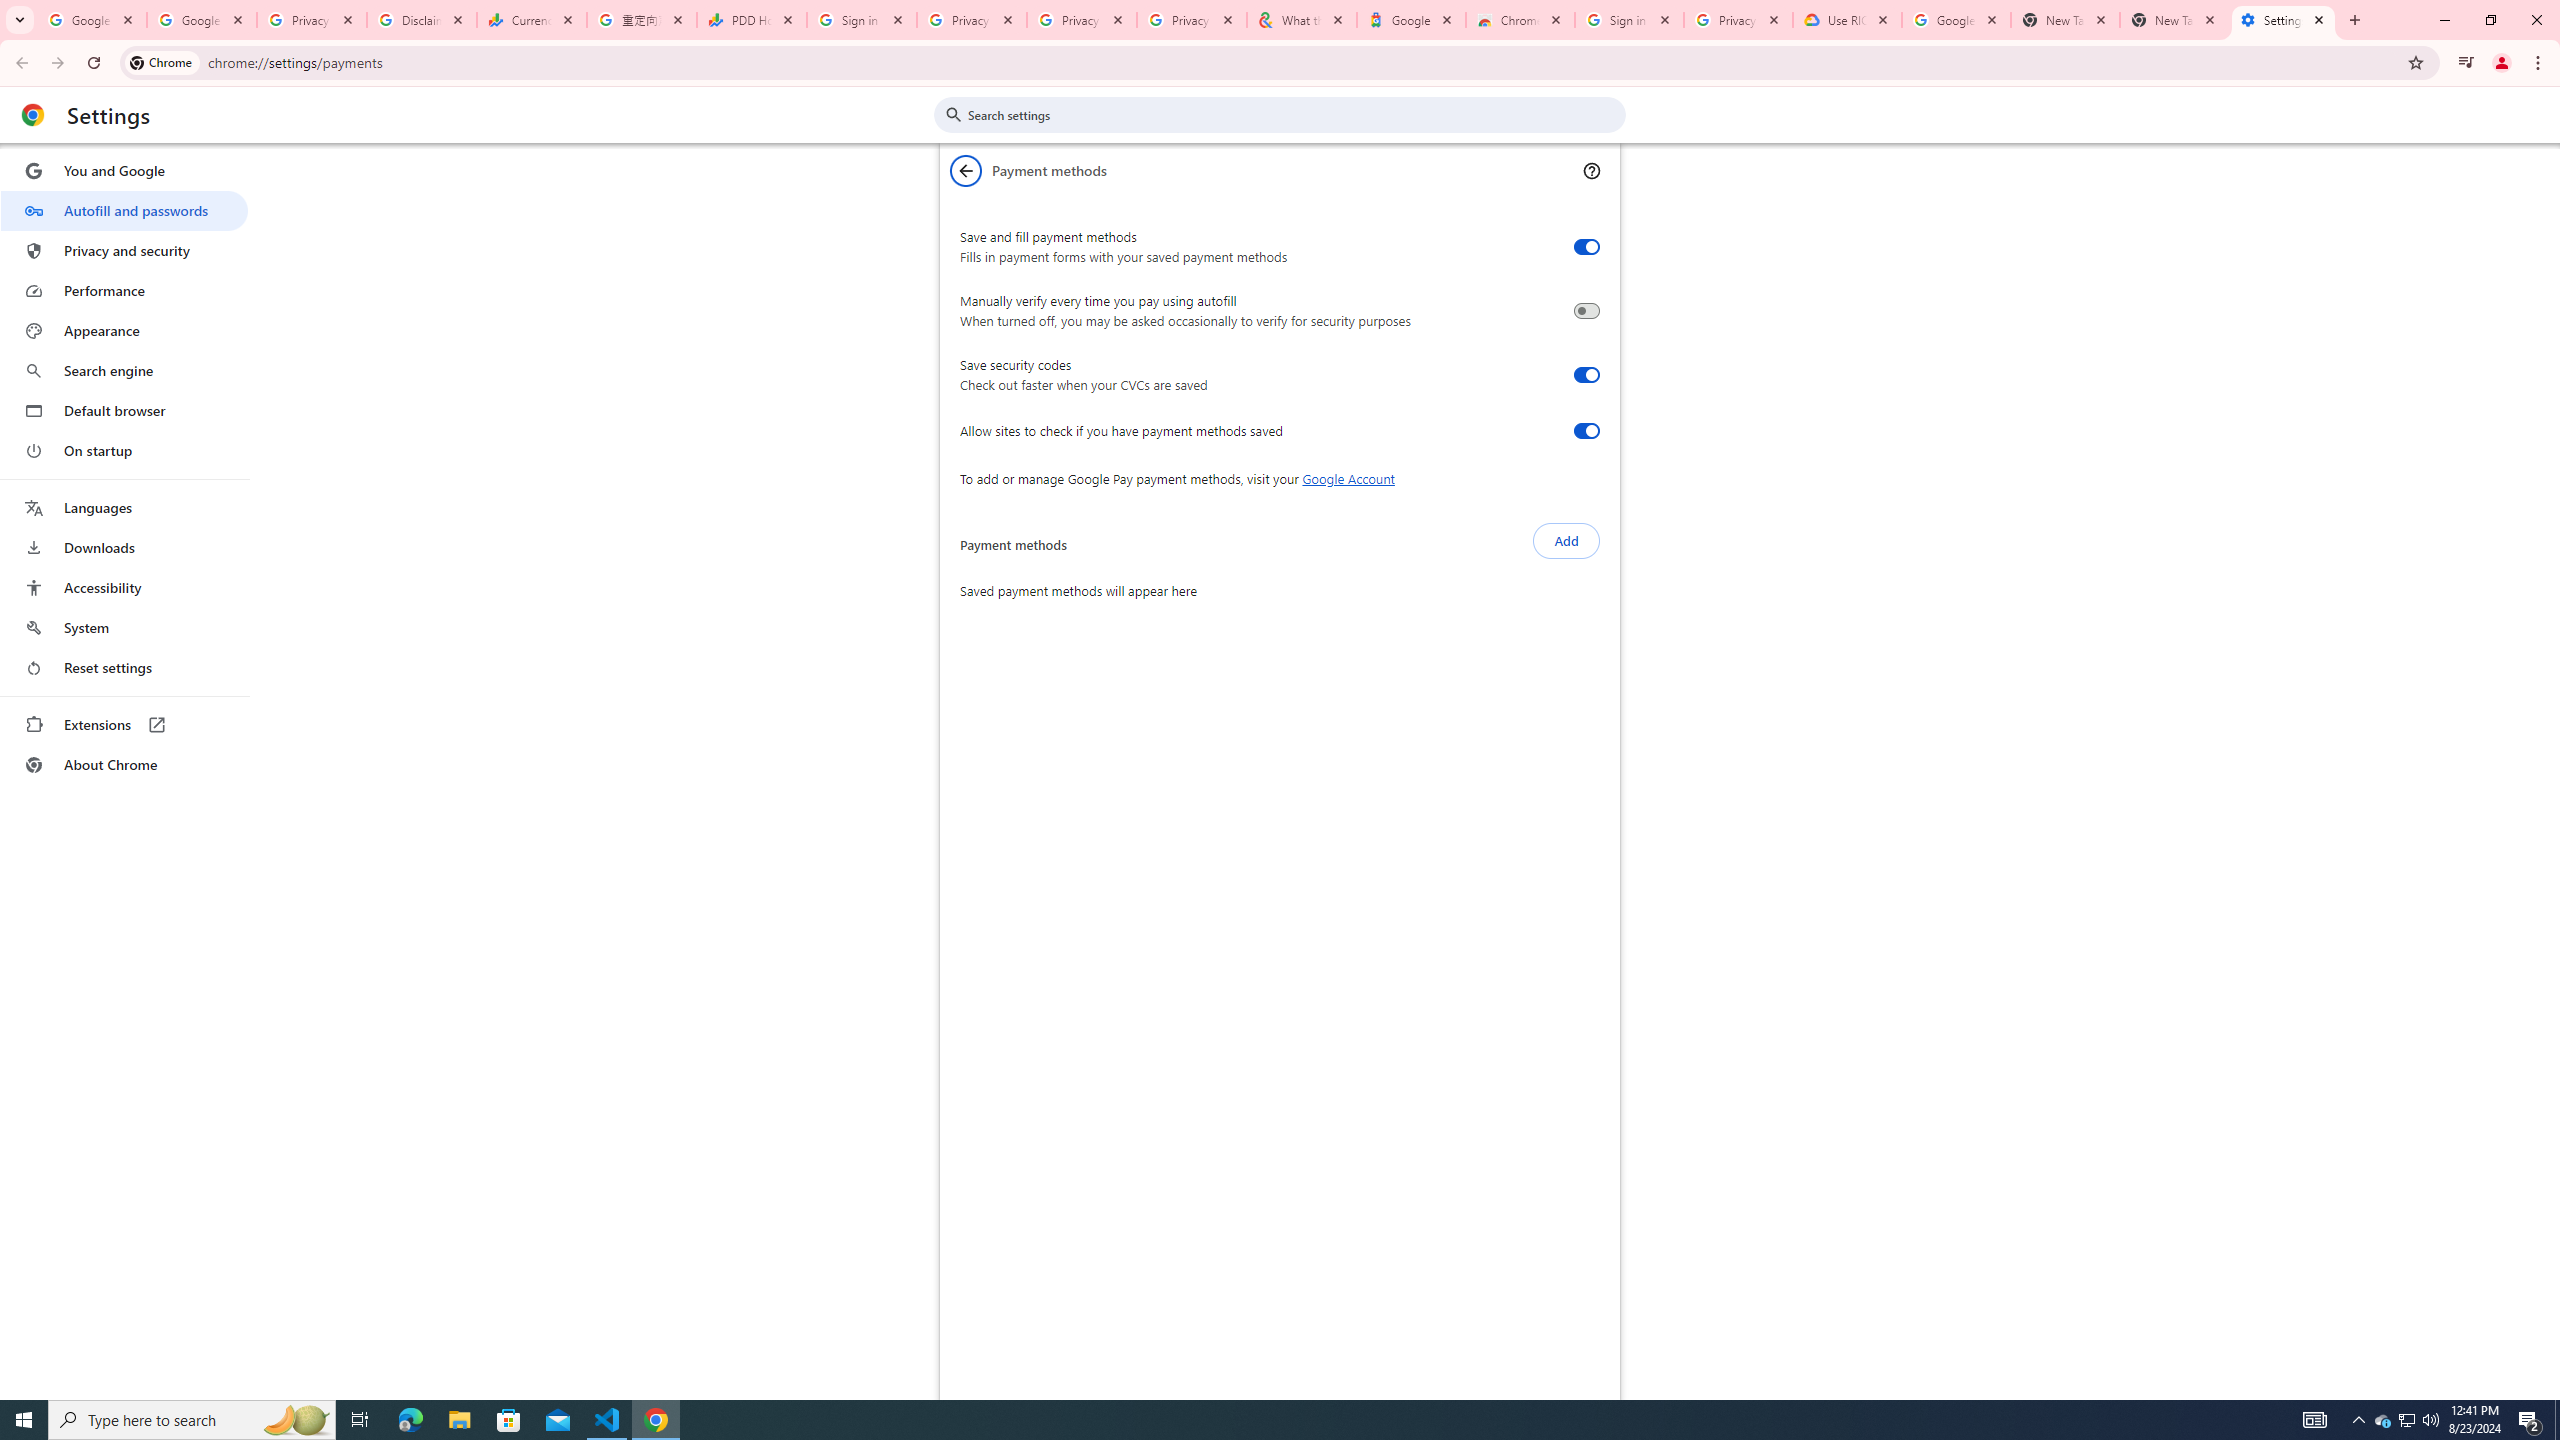 The width and height of the screenshot is (2560, 1440). What do you see at coordinates (123, 330) in the screenshot?
I see `'Appearance'` at bounding box center [123, 330].